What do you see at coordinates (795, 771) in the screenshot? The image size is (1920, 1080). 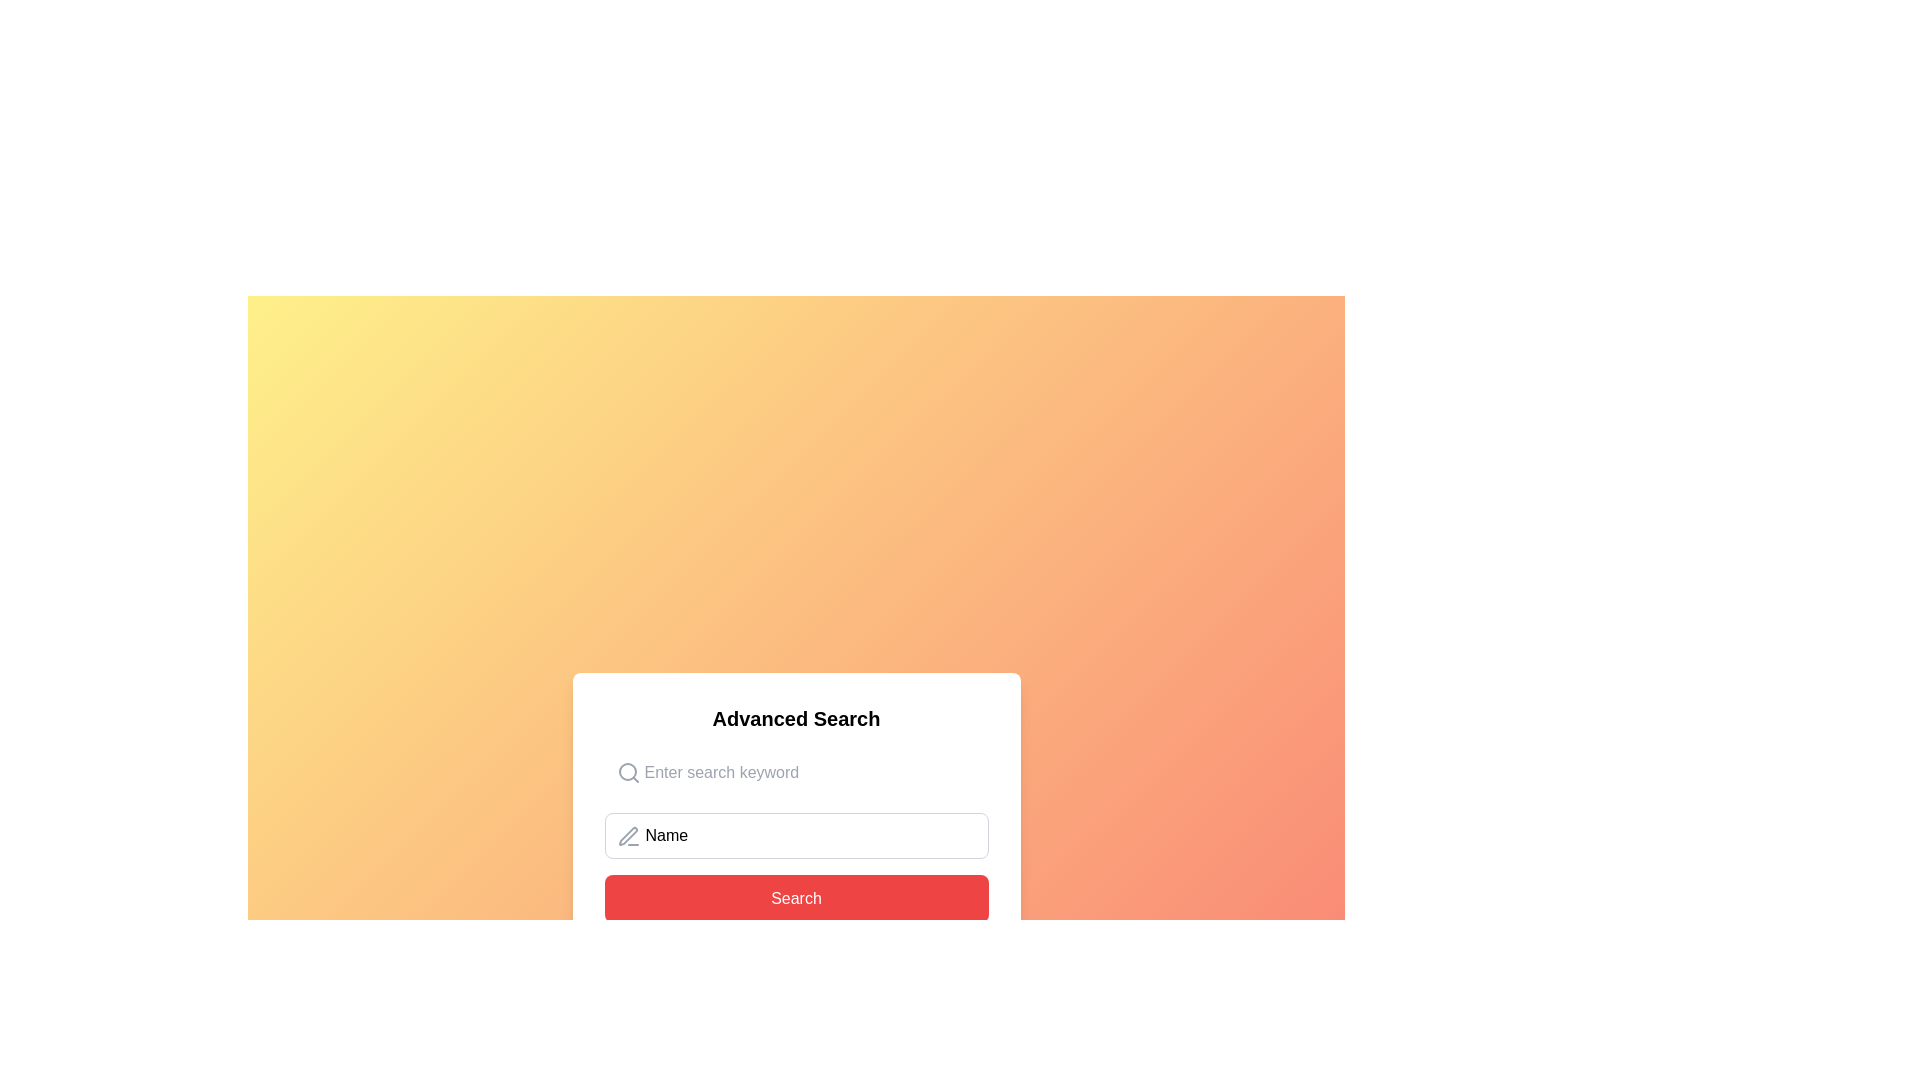 I see `the text input field with a placeholder stating 'Enter search keyword'` at bounding box center [795, 771].